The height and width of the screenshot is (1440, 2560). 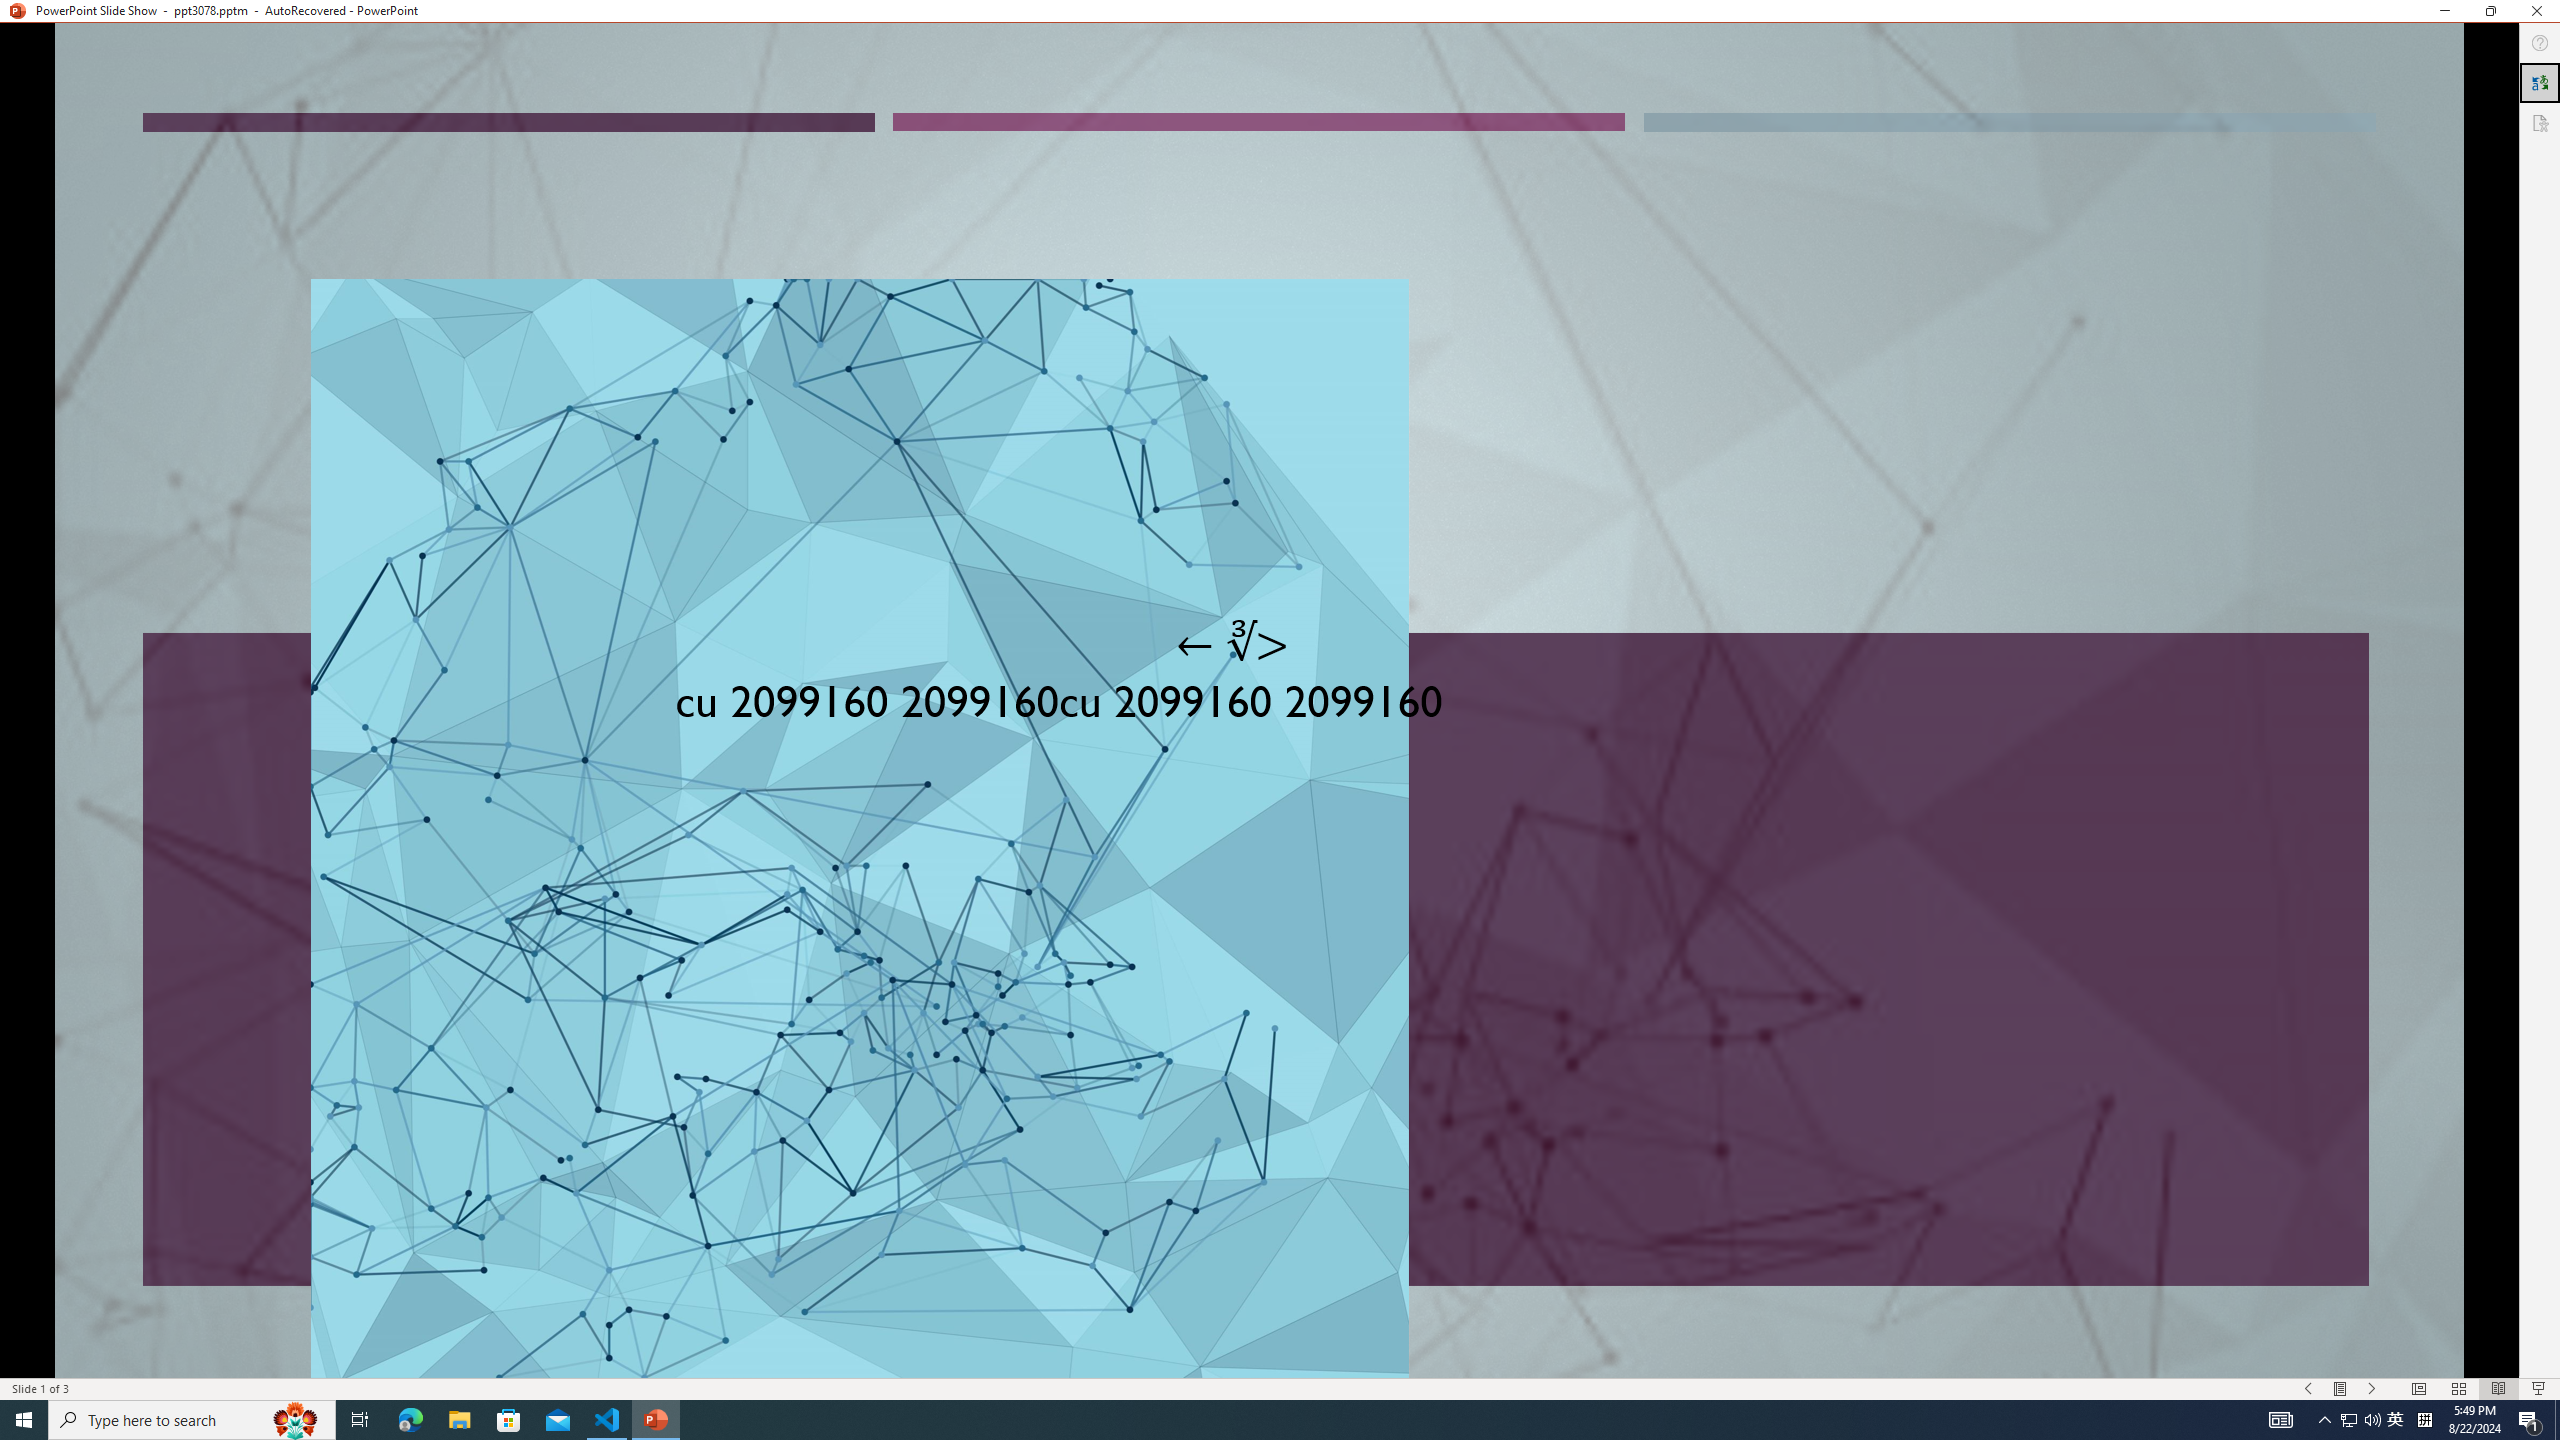 I want to click on 'Reading View', so click(x=2498, y=1389).